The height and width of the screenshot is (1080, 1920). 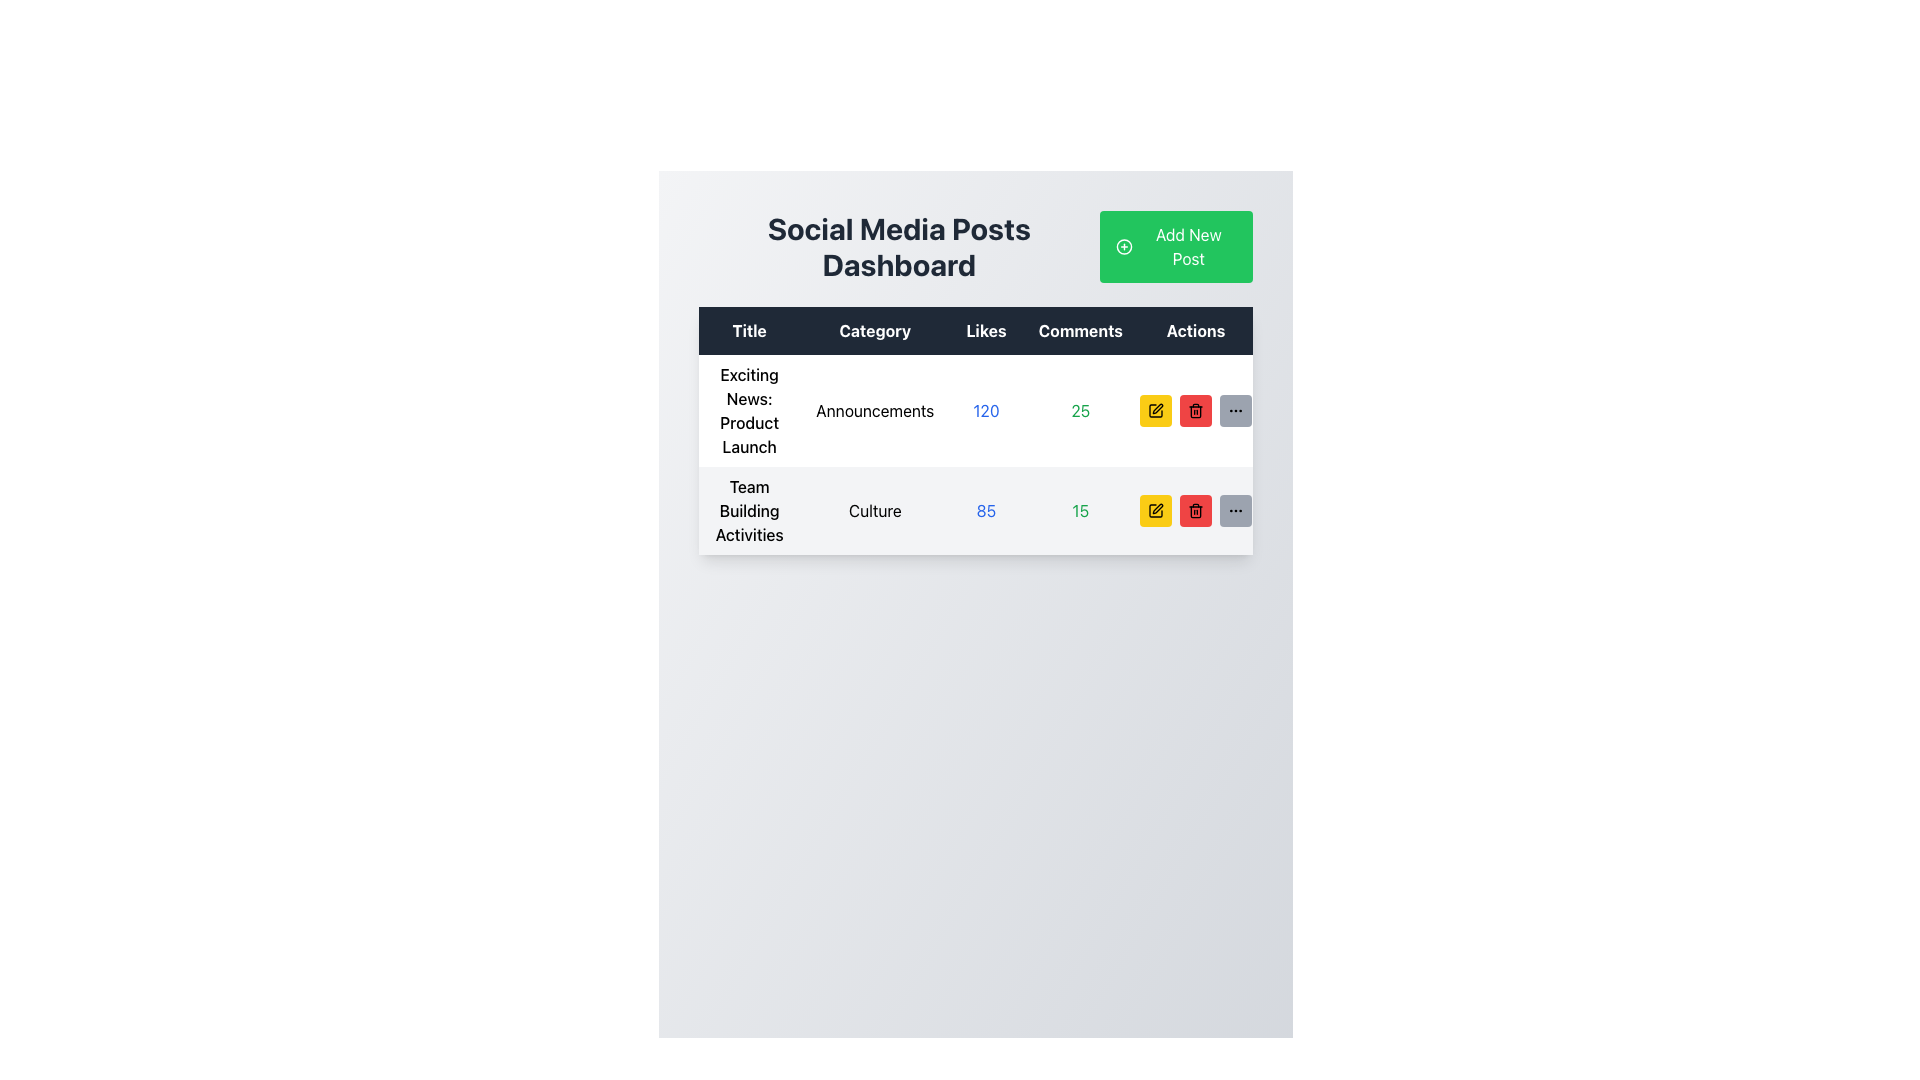 What do you see at coordinates (1156, 410) in the screenshot?
I see `the leftmost edit button in the 'Actions' column of the first row` at bounding box center [1156, 410].